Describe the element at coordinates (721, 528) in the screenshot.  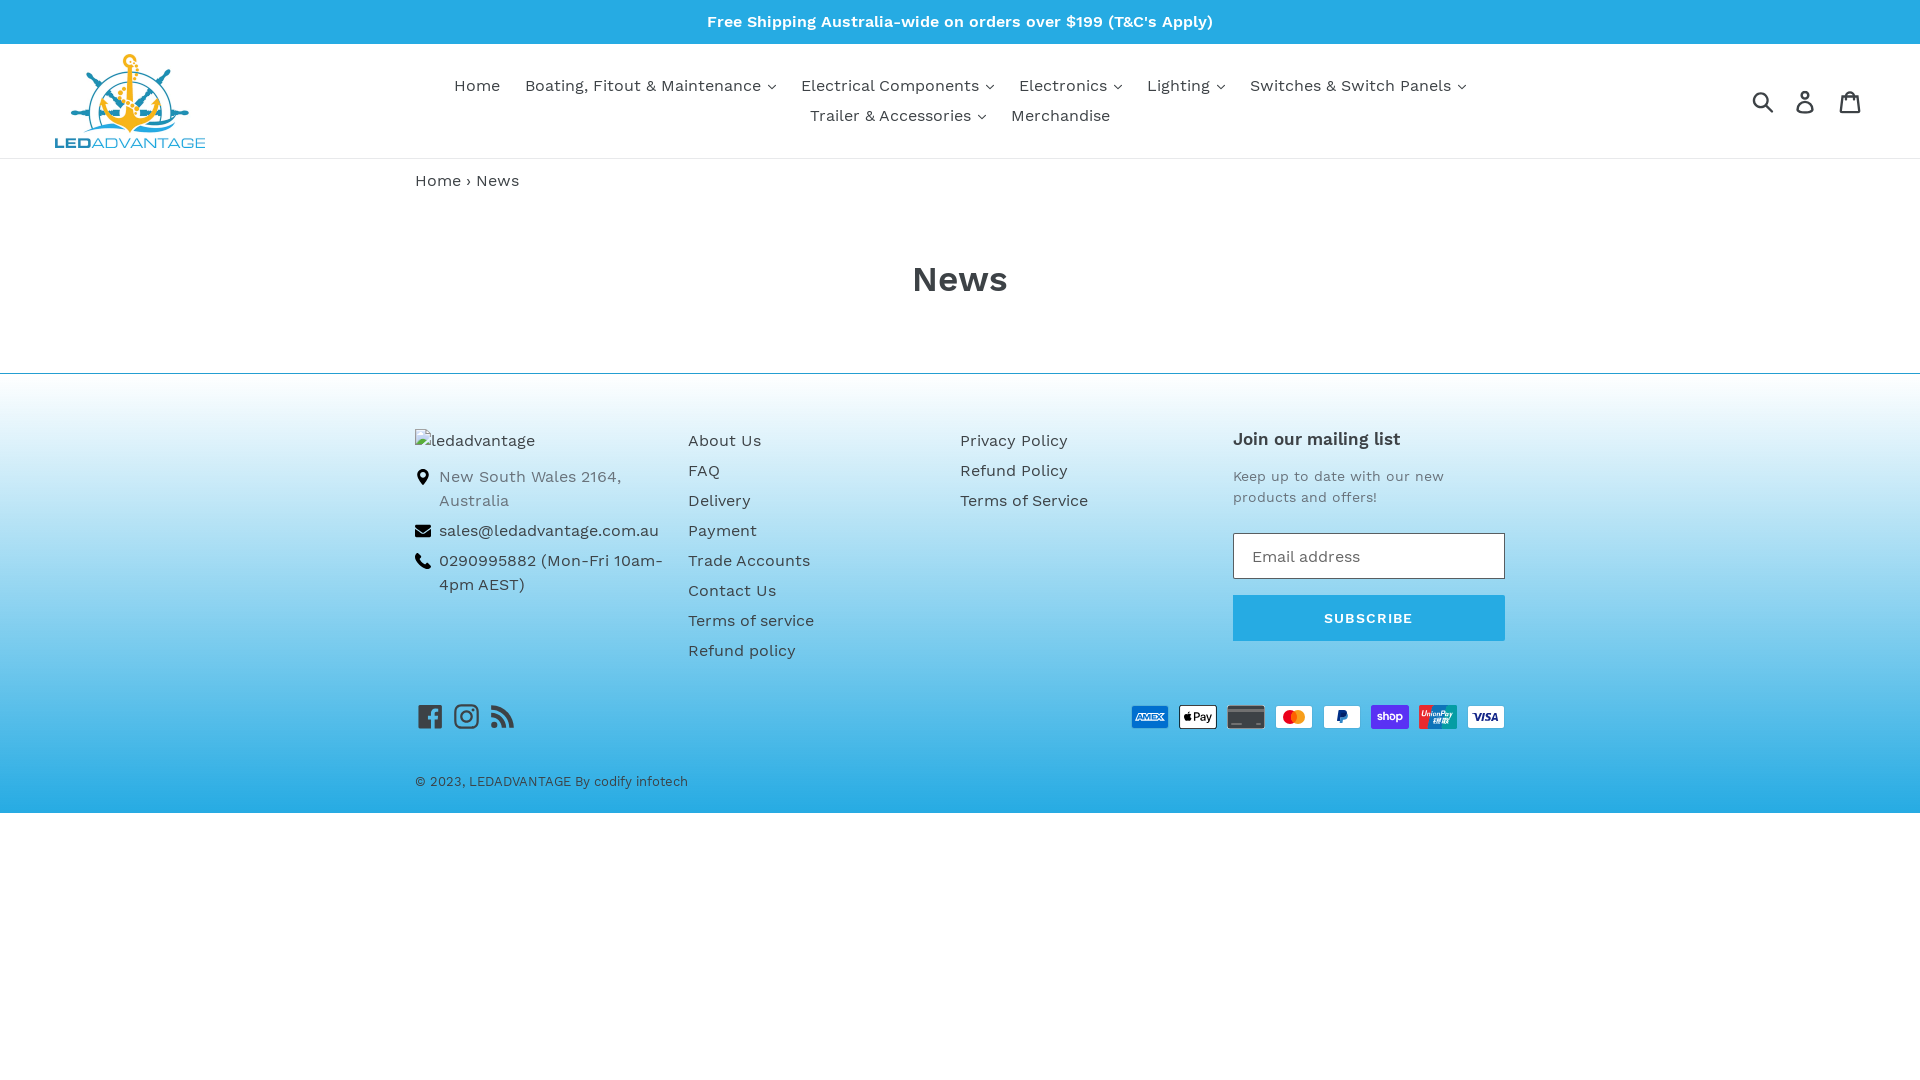
I see `'Payment'` at that location.